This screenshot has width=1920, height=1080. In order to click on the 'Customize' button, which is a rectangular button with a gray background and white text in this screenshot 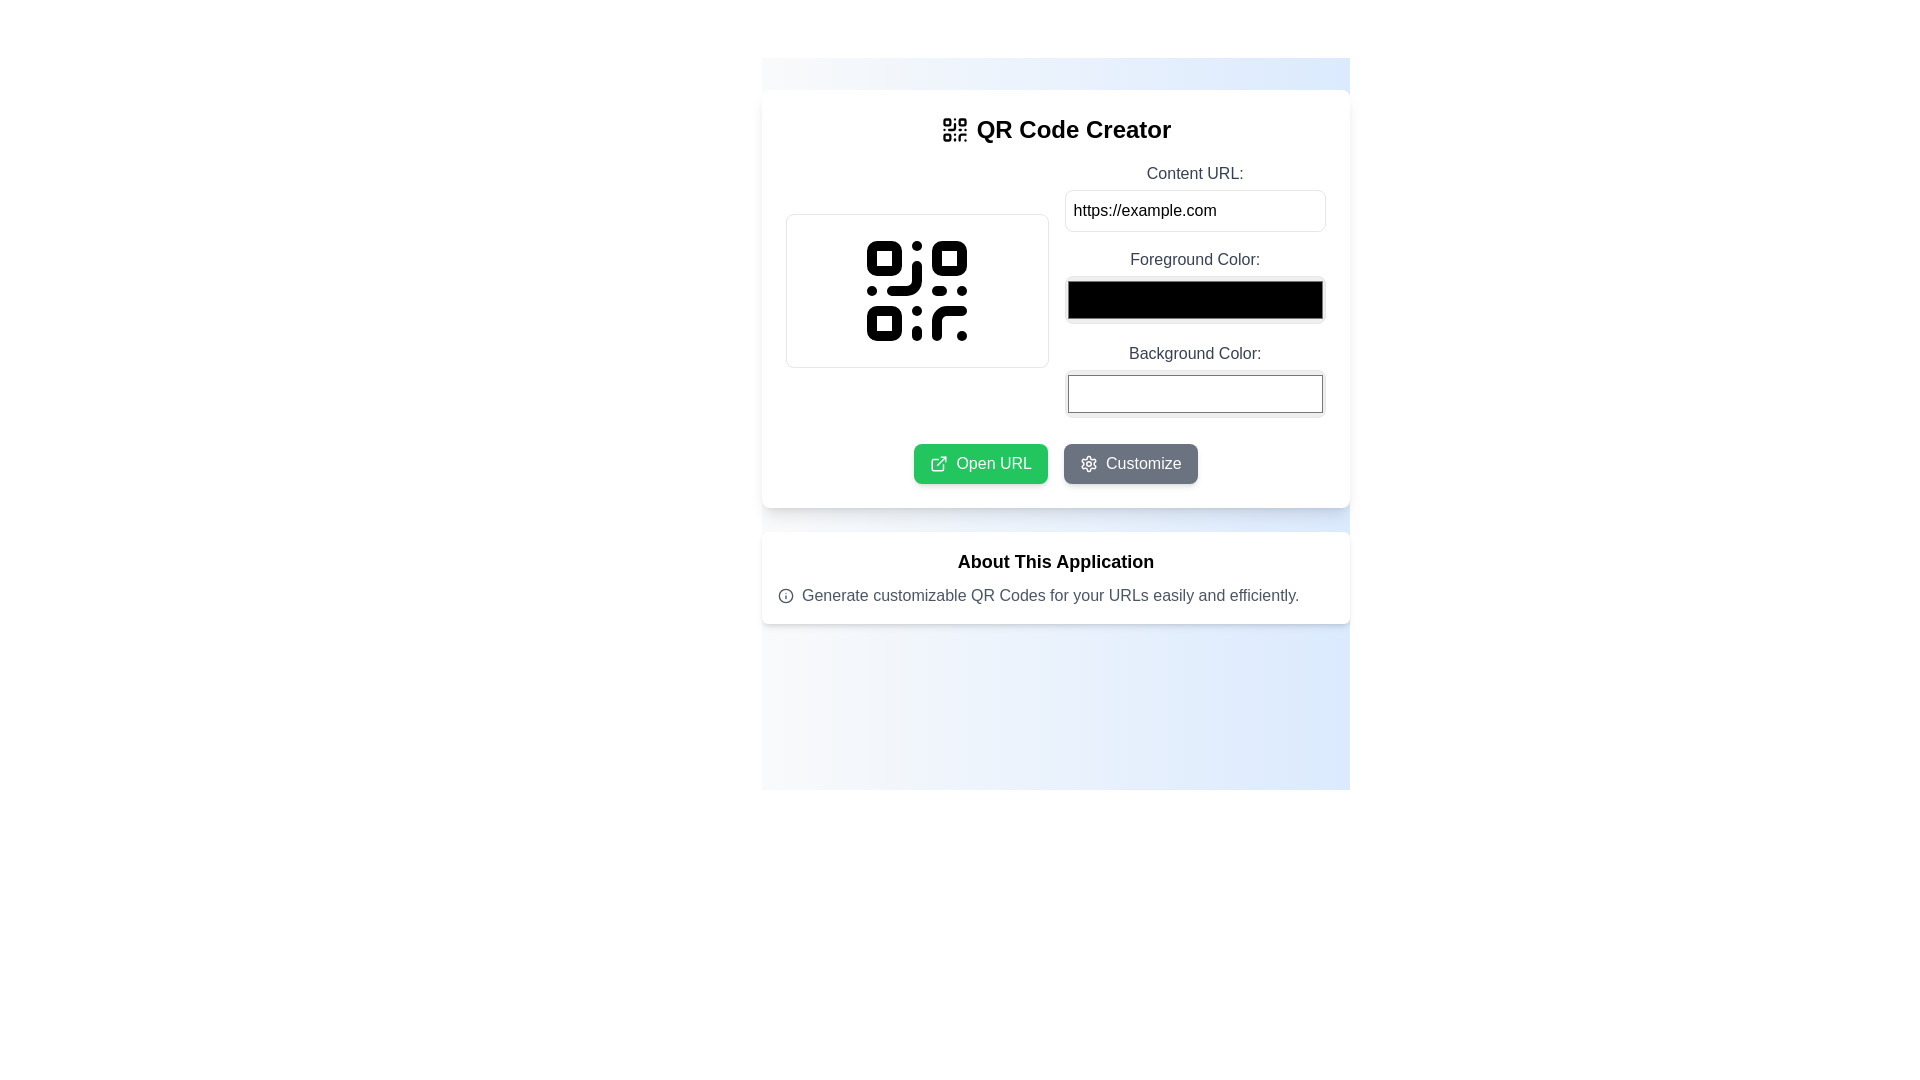, I will do `click(1130, 463)`.